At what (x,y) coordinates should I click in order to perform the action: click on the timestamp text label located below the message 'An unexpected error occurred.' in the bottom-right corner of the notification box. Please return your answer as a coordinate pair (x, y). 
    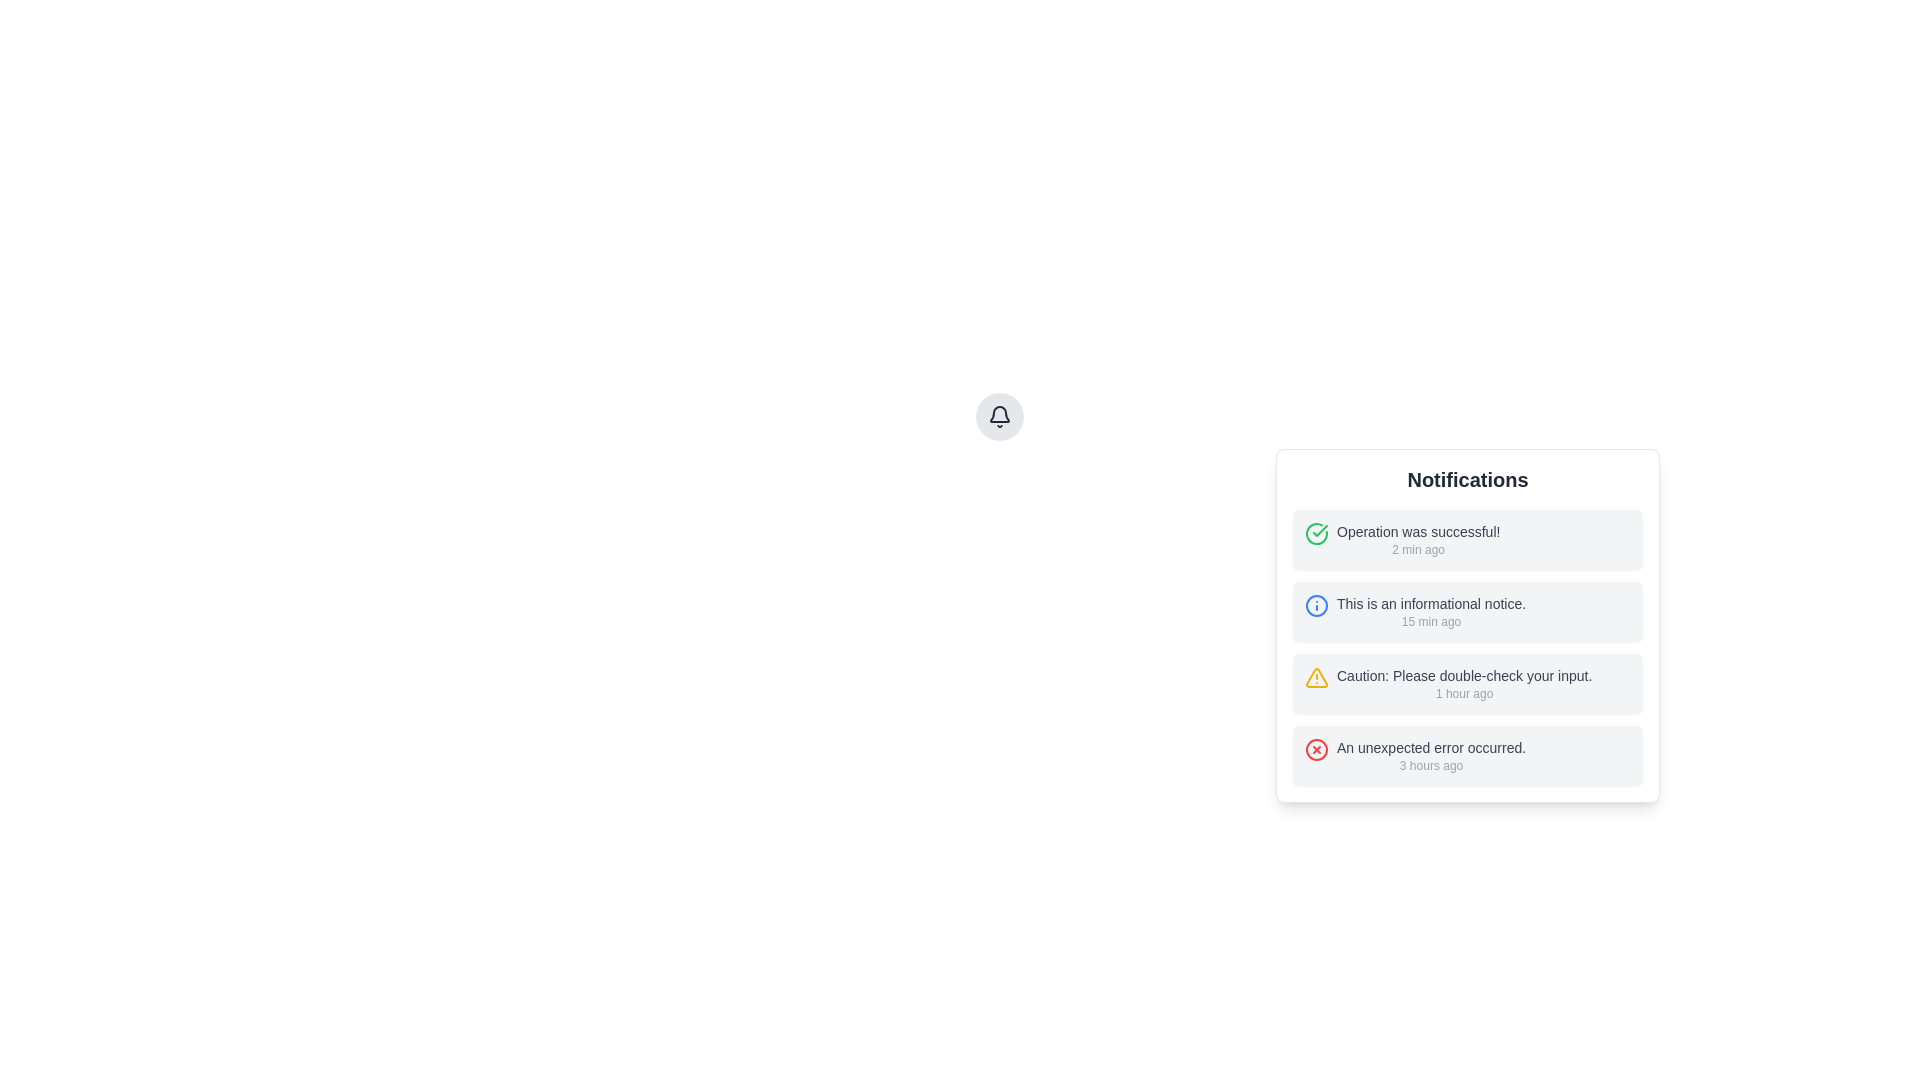
    Looking at the image, I should click on (1430, 765).